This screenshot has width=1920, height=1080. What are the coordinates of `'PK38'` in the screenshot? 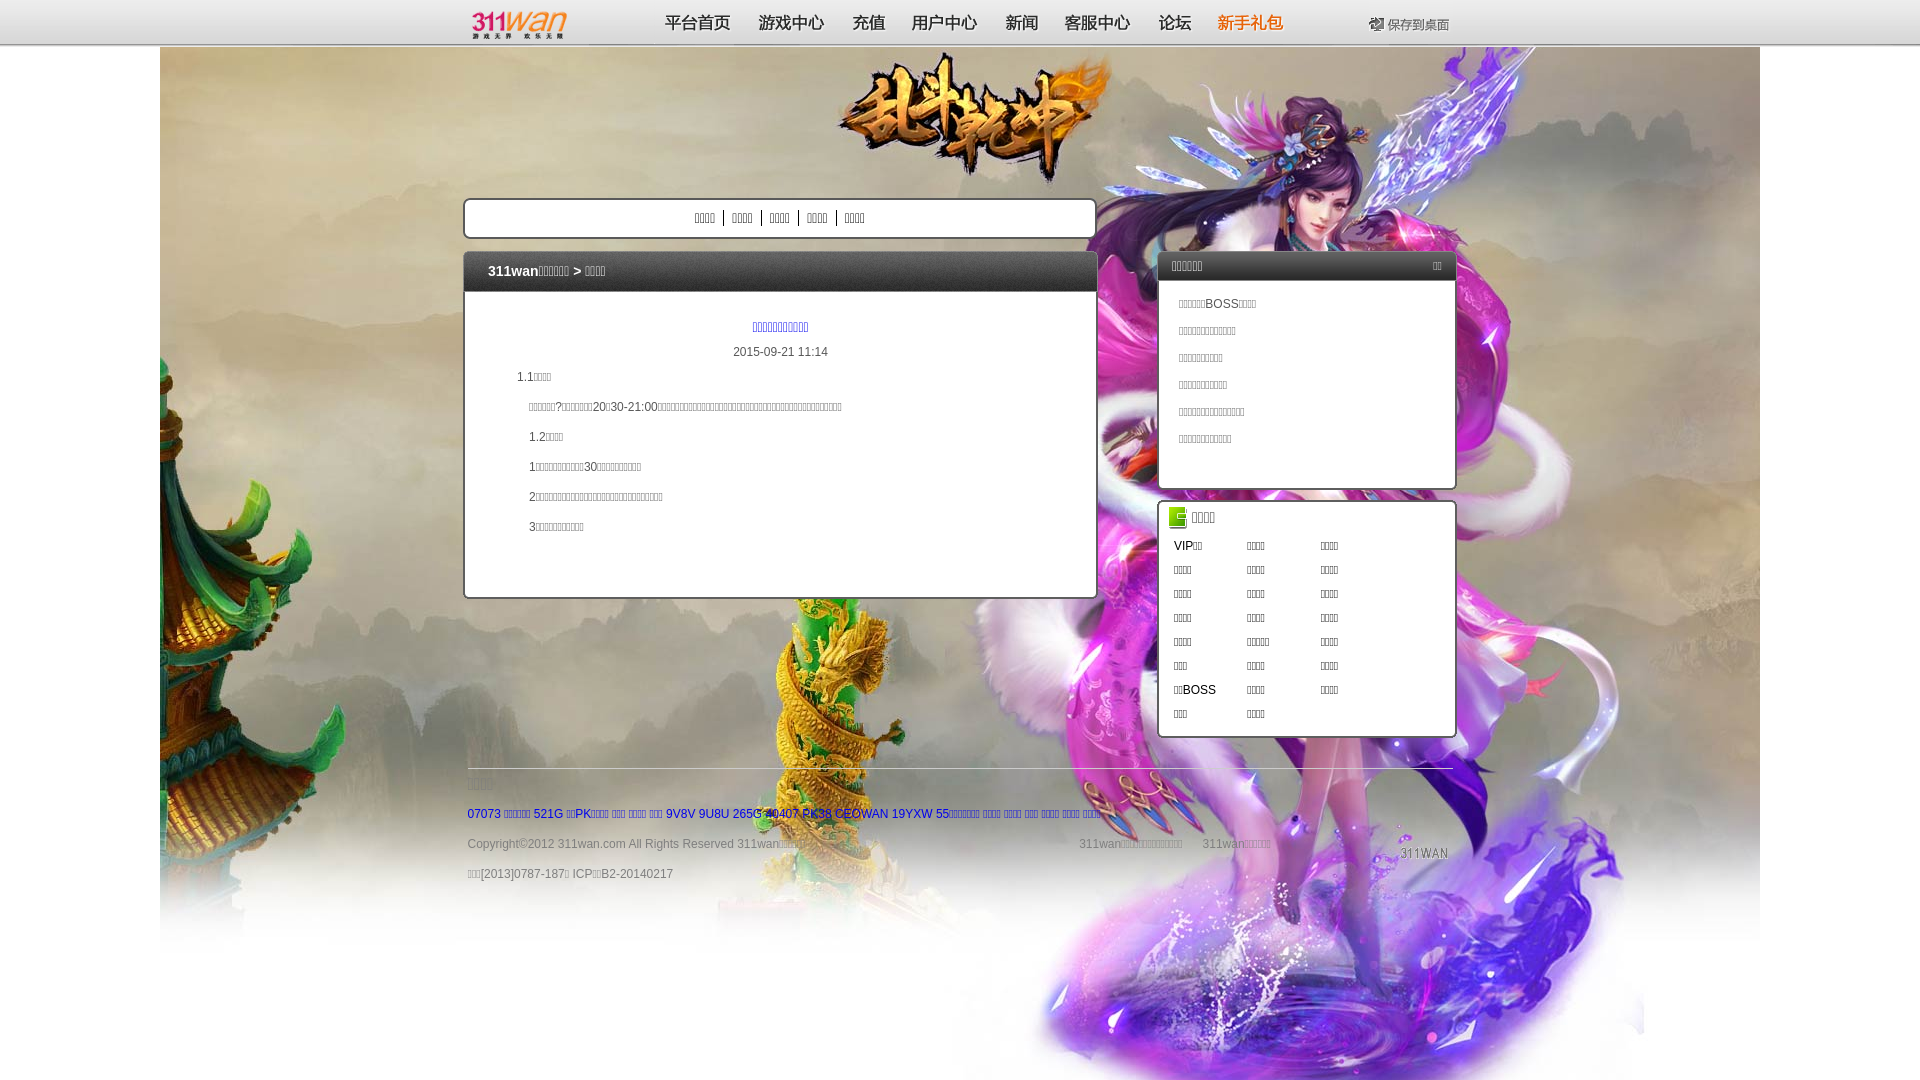 It's located at (816, 813).